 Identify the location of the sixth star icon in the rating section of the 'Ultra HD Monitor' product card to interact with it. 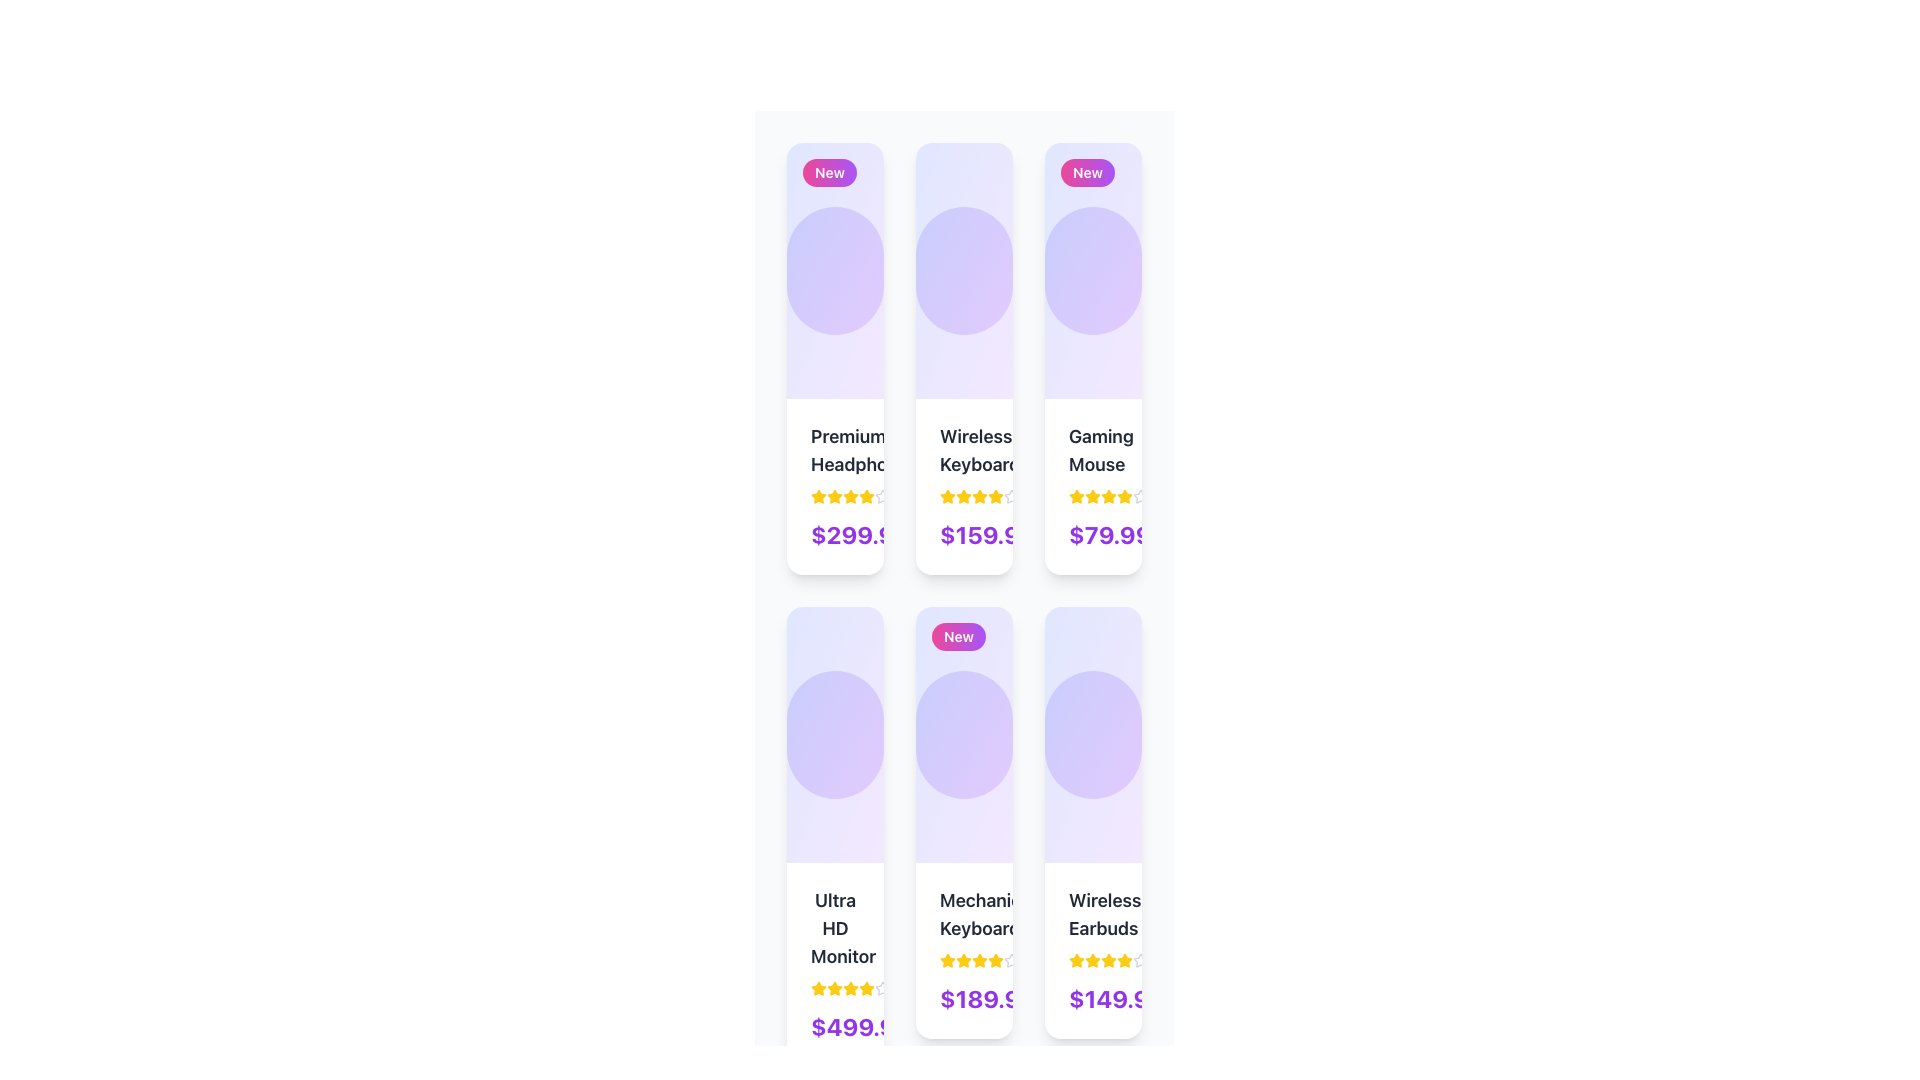
(867, 987).